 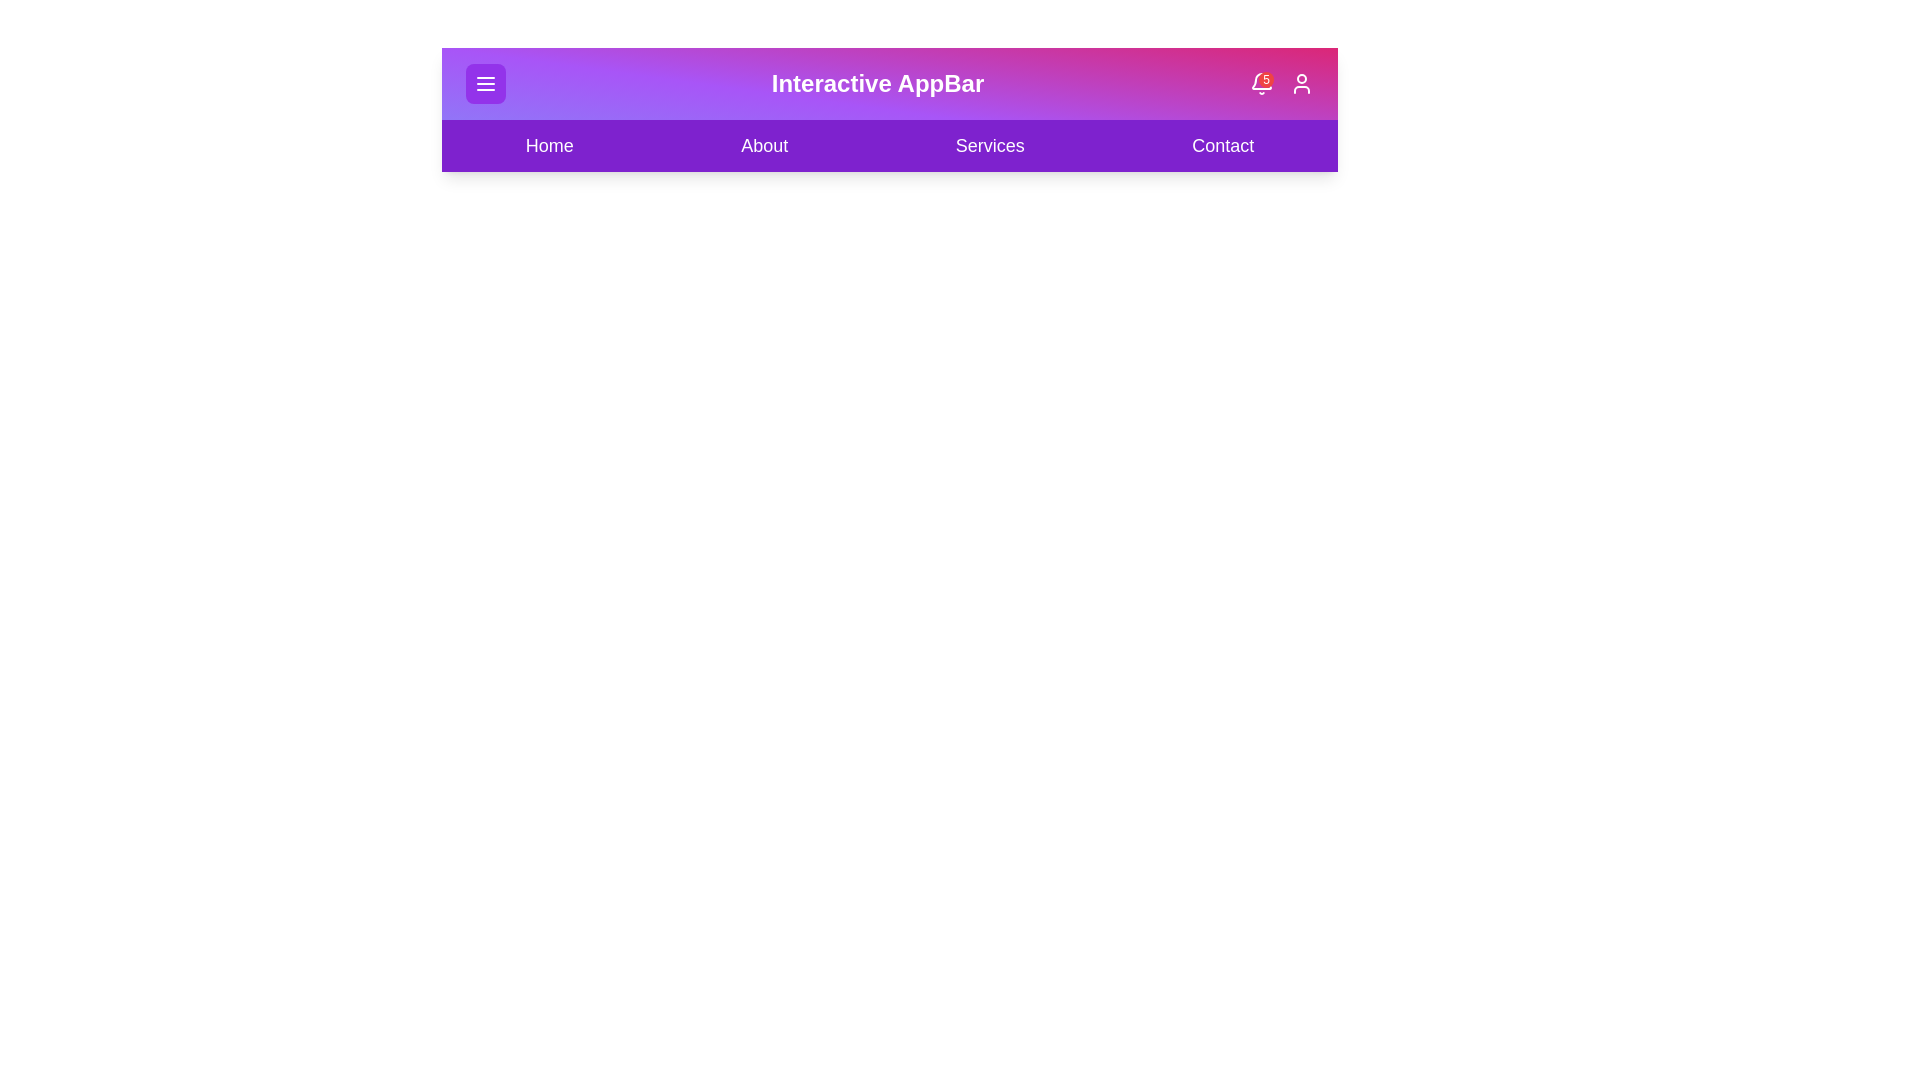 I want to click on the user icon in the top-right corner of the app bar, so click(x=1301, y=83).